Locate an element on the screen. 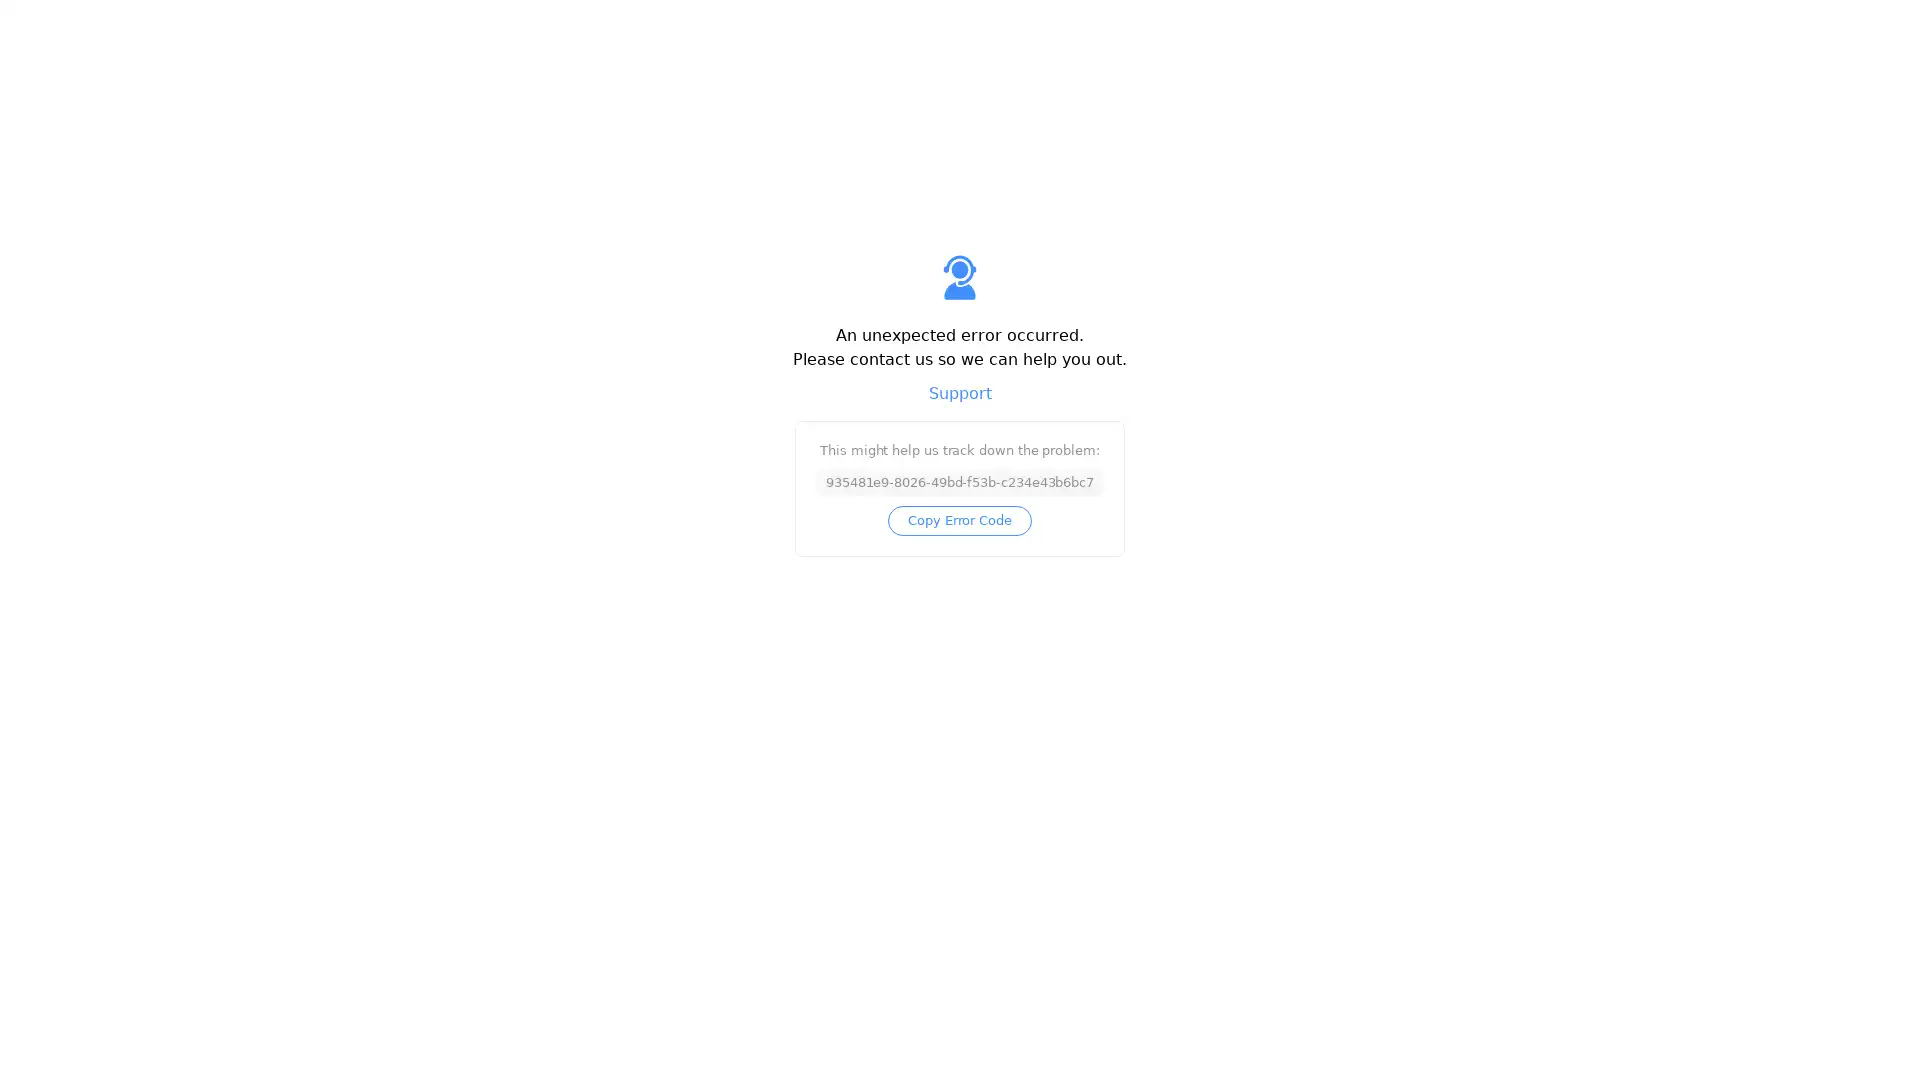 This screenshot has width=1920, height=1080. Copy Error Code to Clipboard is located at coordinates (958, 519).